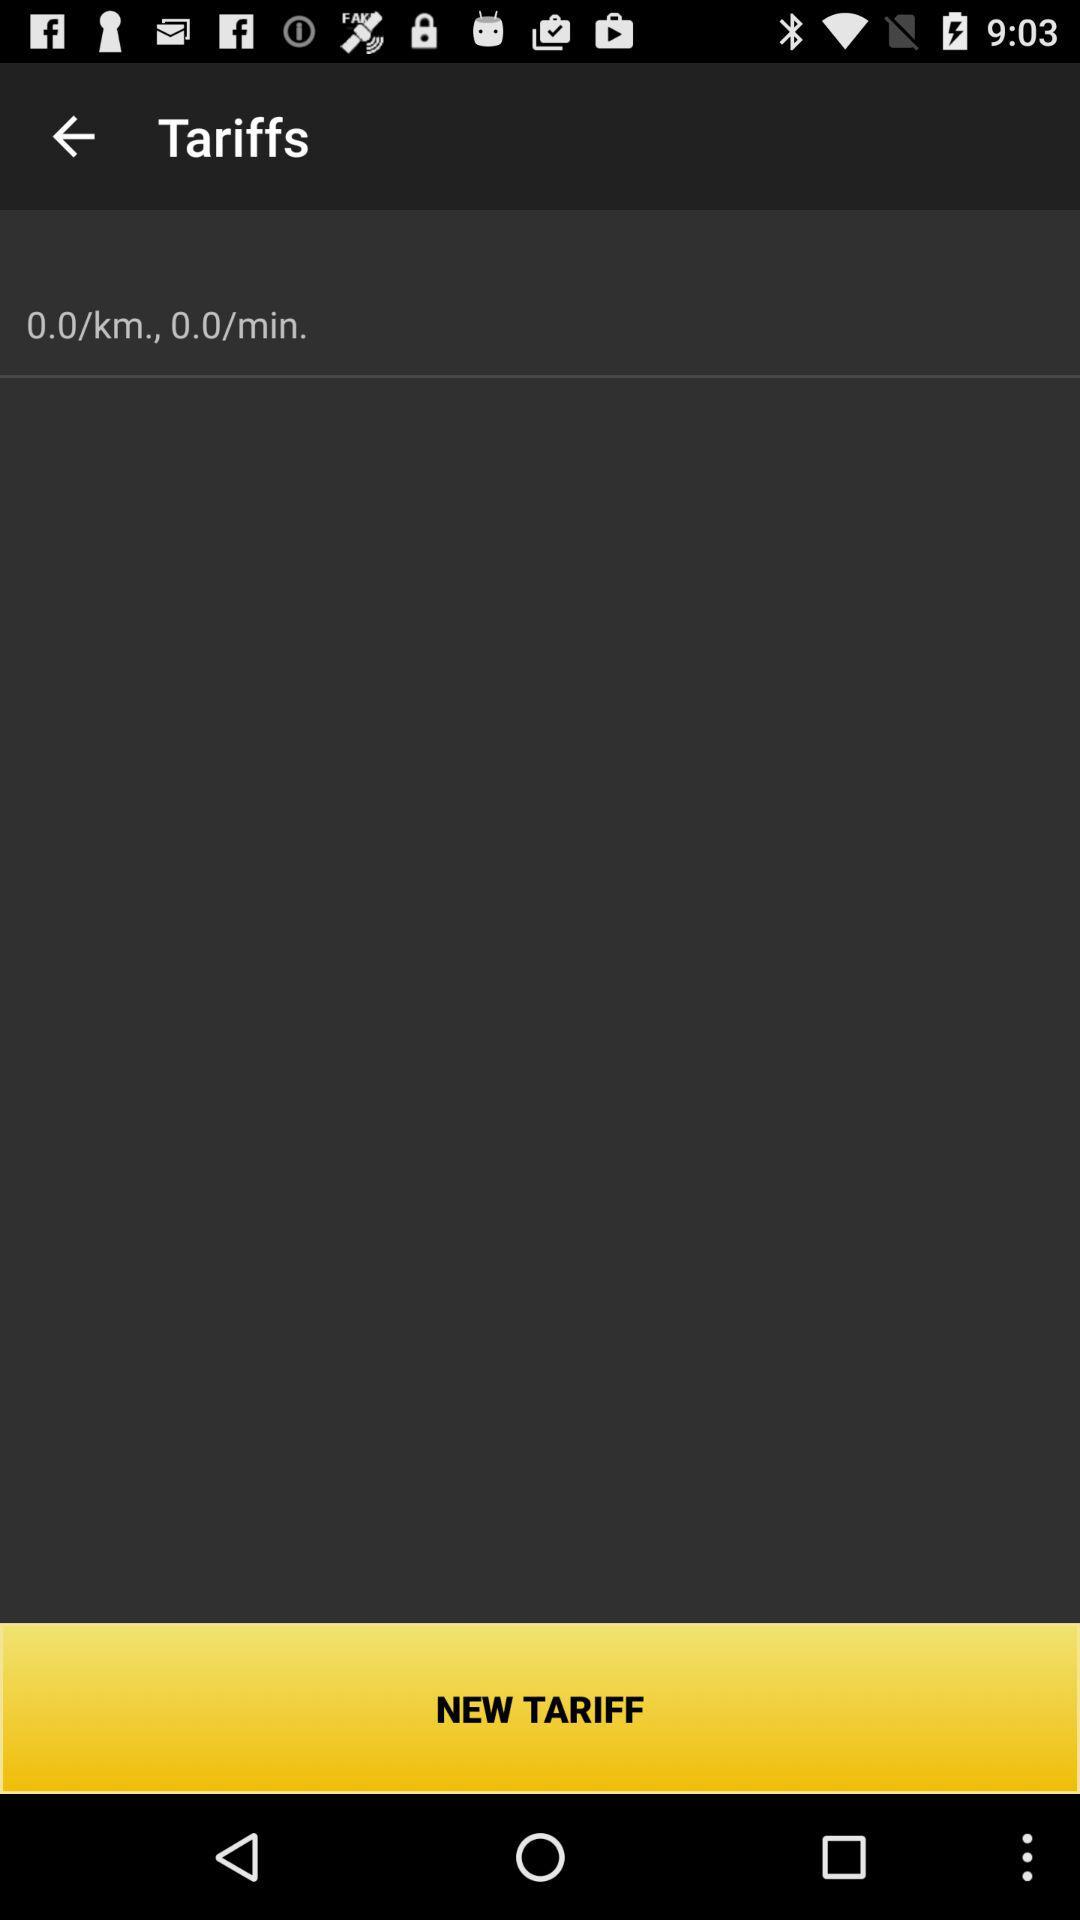  Describe the element at coordinates (540, 1707) in the screenshot. I see `new tariff` at that location.